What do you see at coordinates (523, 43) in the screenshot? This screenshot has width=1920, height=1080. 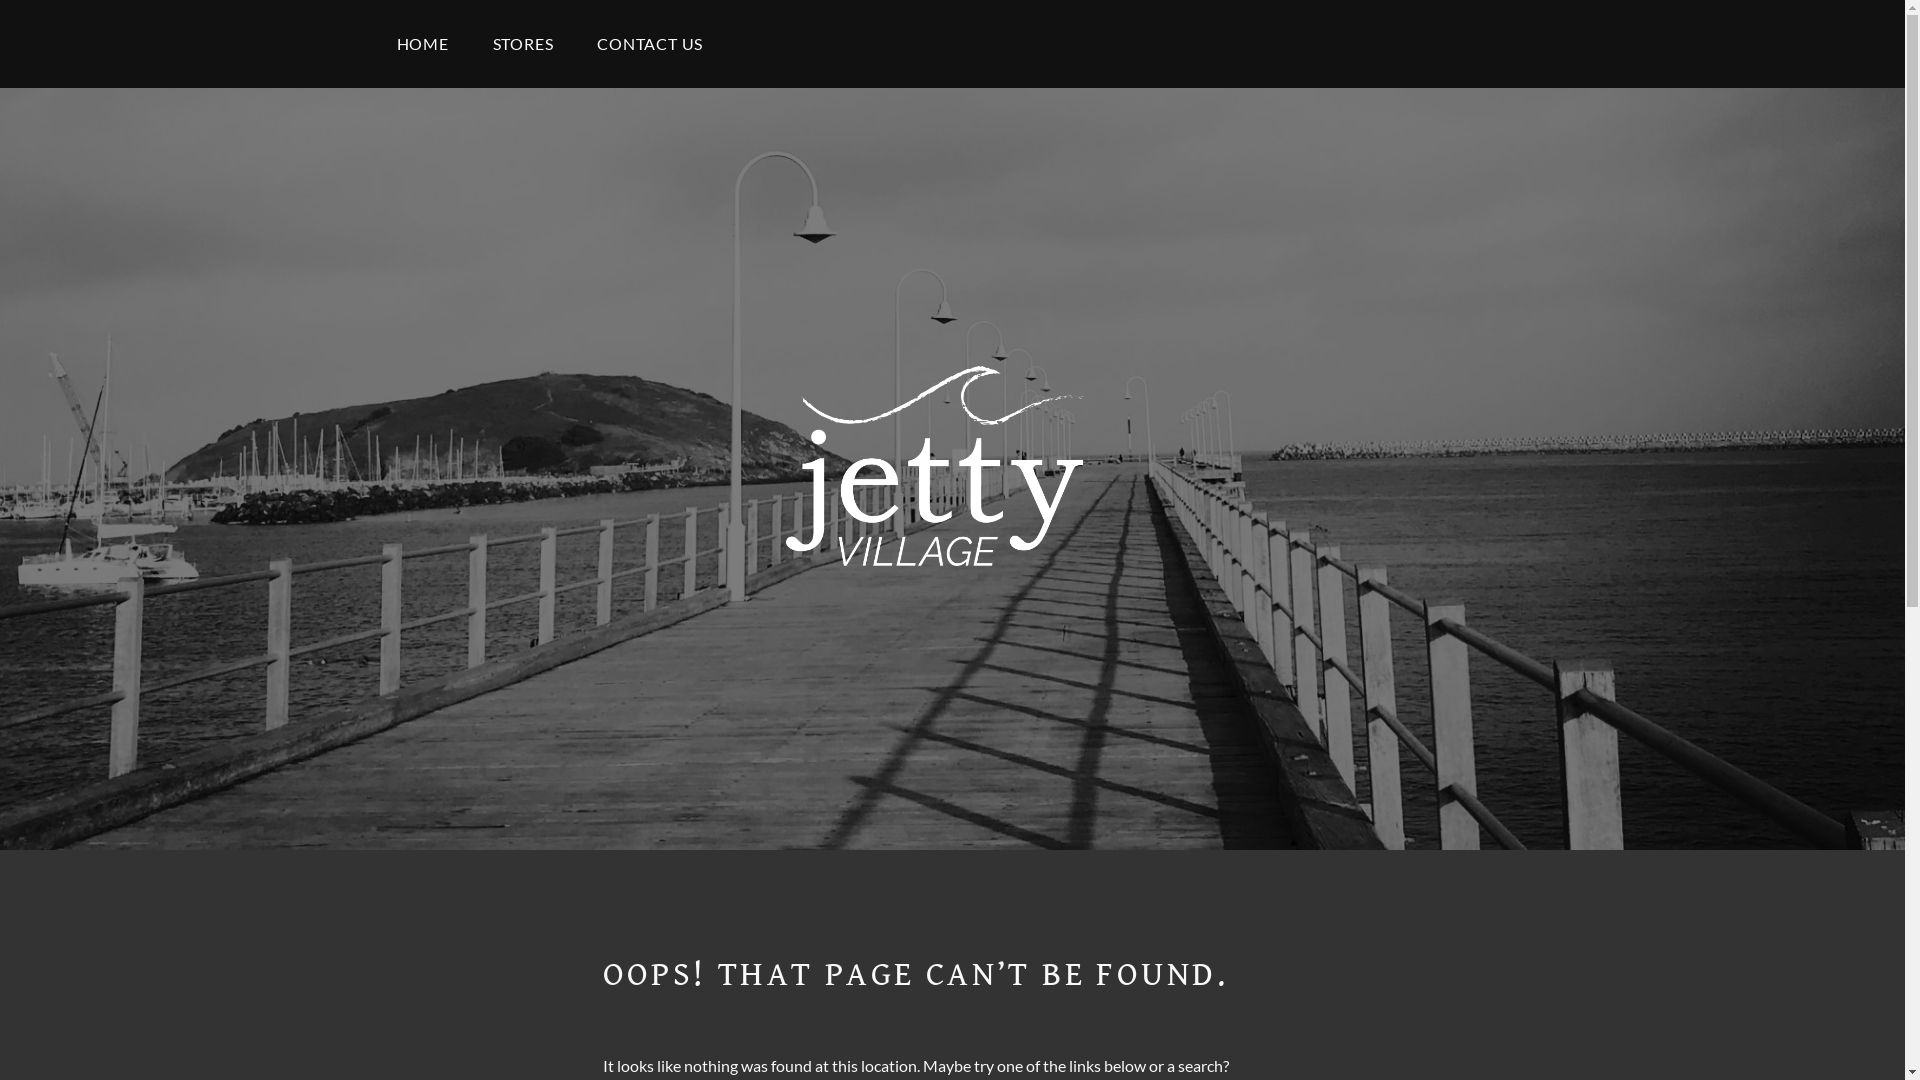 I see `'STORES'` at bounding box center [523, 43].